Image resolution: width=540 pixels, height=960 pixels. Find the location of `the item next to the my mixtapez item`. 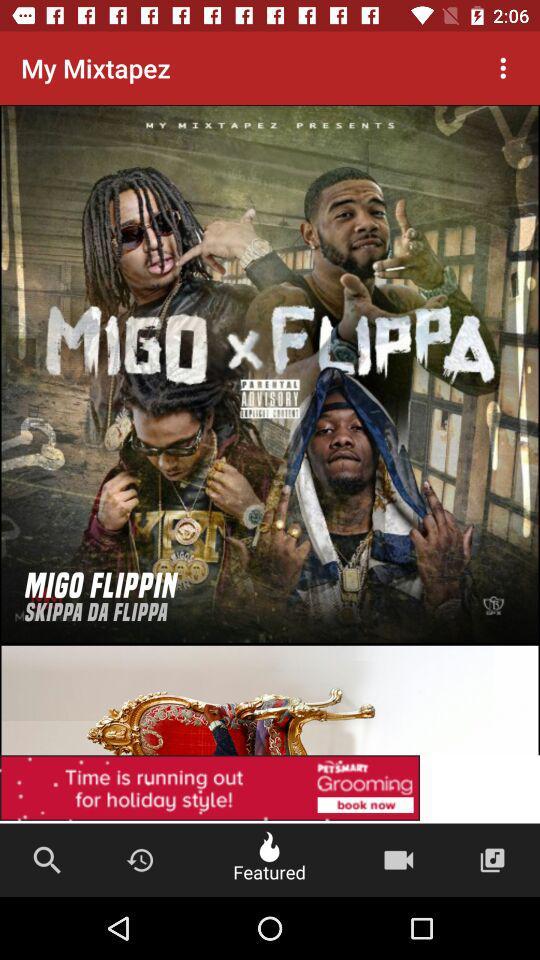

the item next to the my mixtapez item is located at coordinates (502, 68).